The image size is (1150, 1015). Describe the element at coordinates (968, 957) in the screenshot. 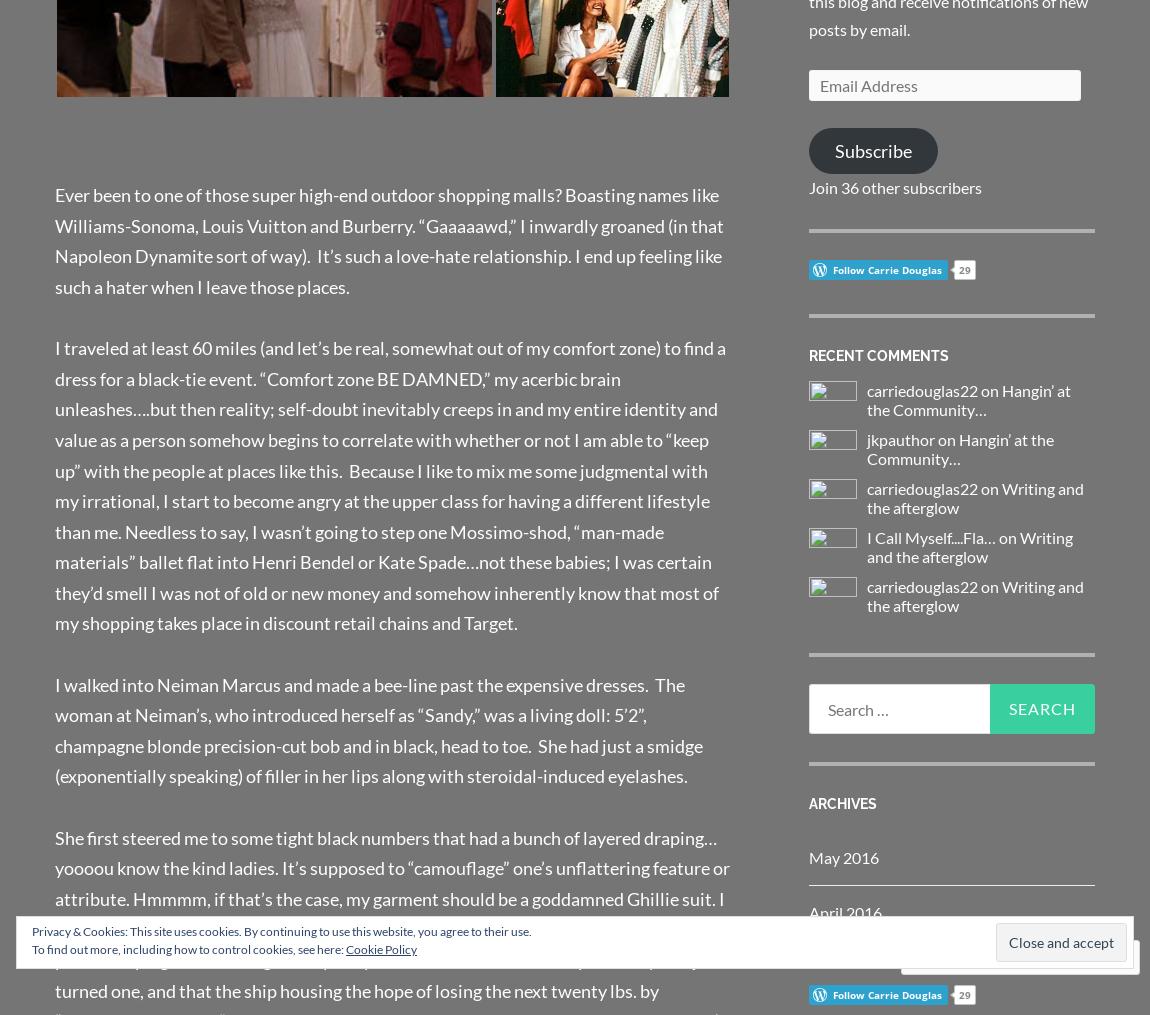

I see `'Comment'` at that location.